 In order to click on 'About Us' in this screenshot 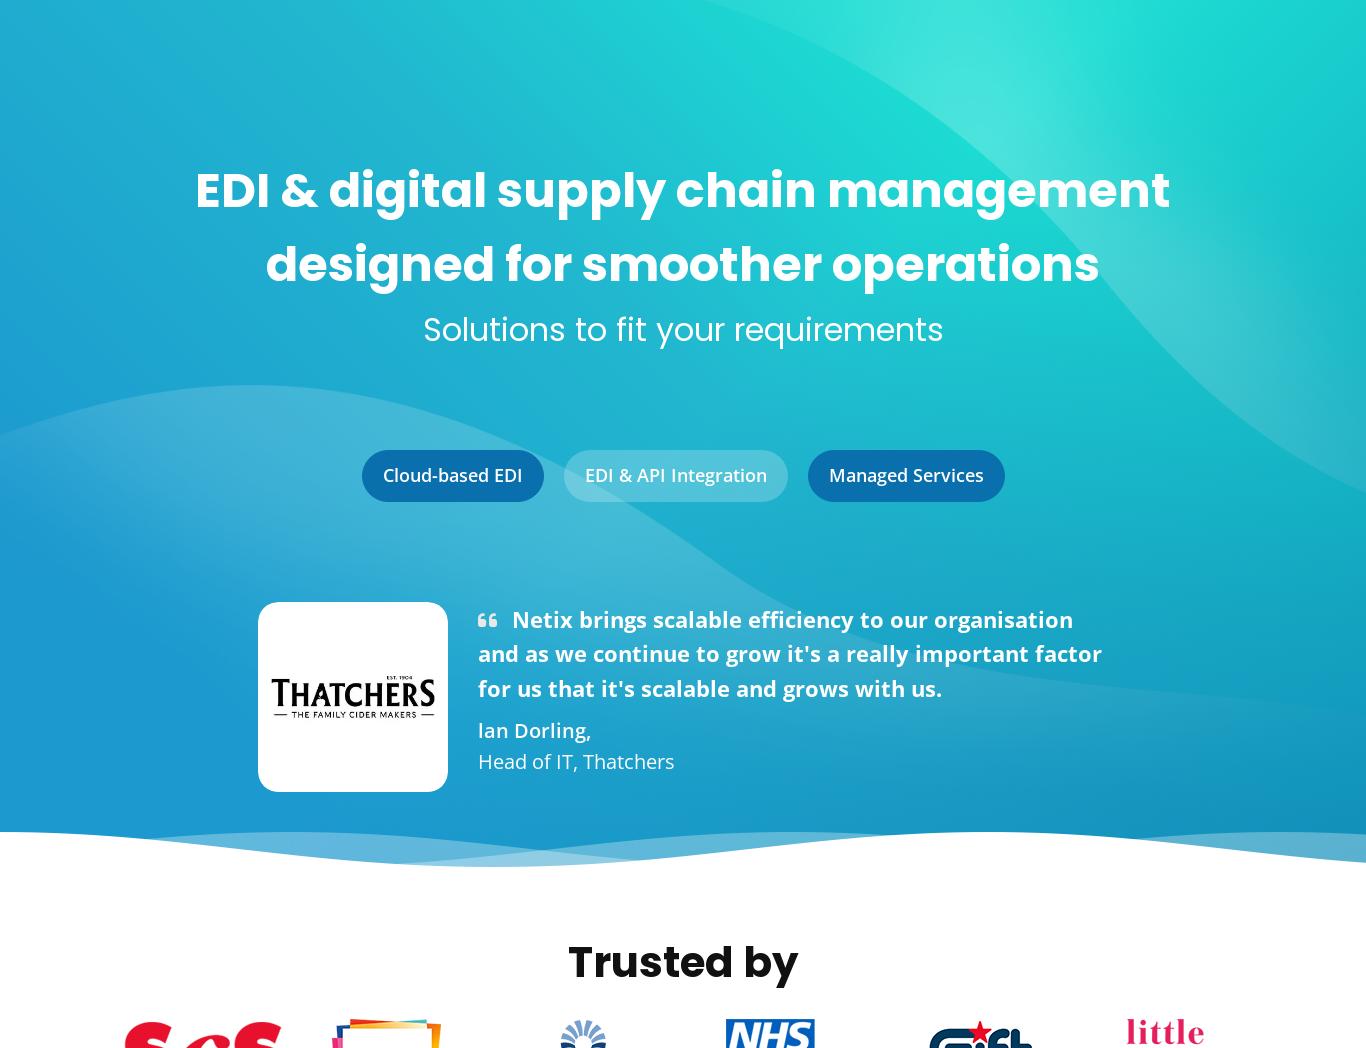, I will do `click(621, 35)`.